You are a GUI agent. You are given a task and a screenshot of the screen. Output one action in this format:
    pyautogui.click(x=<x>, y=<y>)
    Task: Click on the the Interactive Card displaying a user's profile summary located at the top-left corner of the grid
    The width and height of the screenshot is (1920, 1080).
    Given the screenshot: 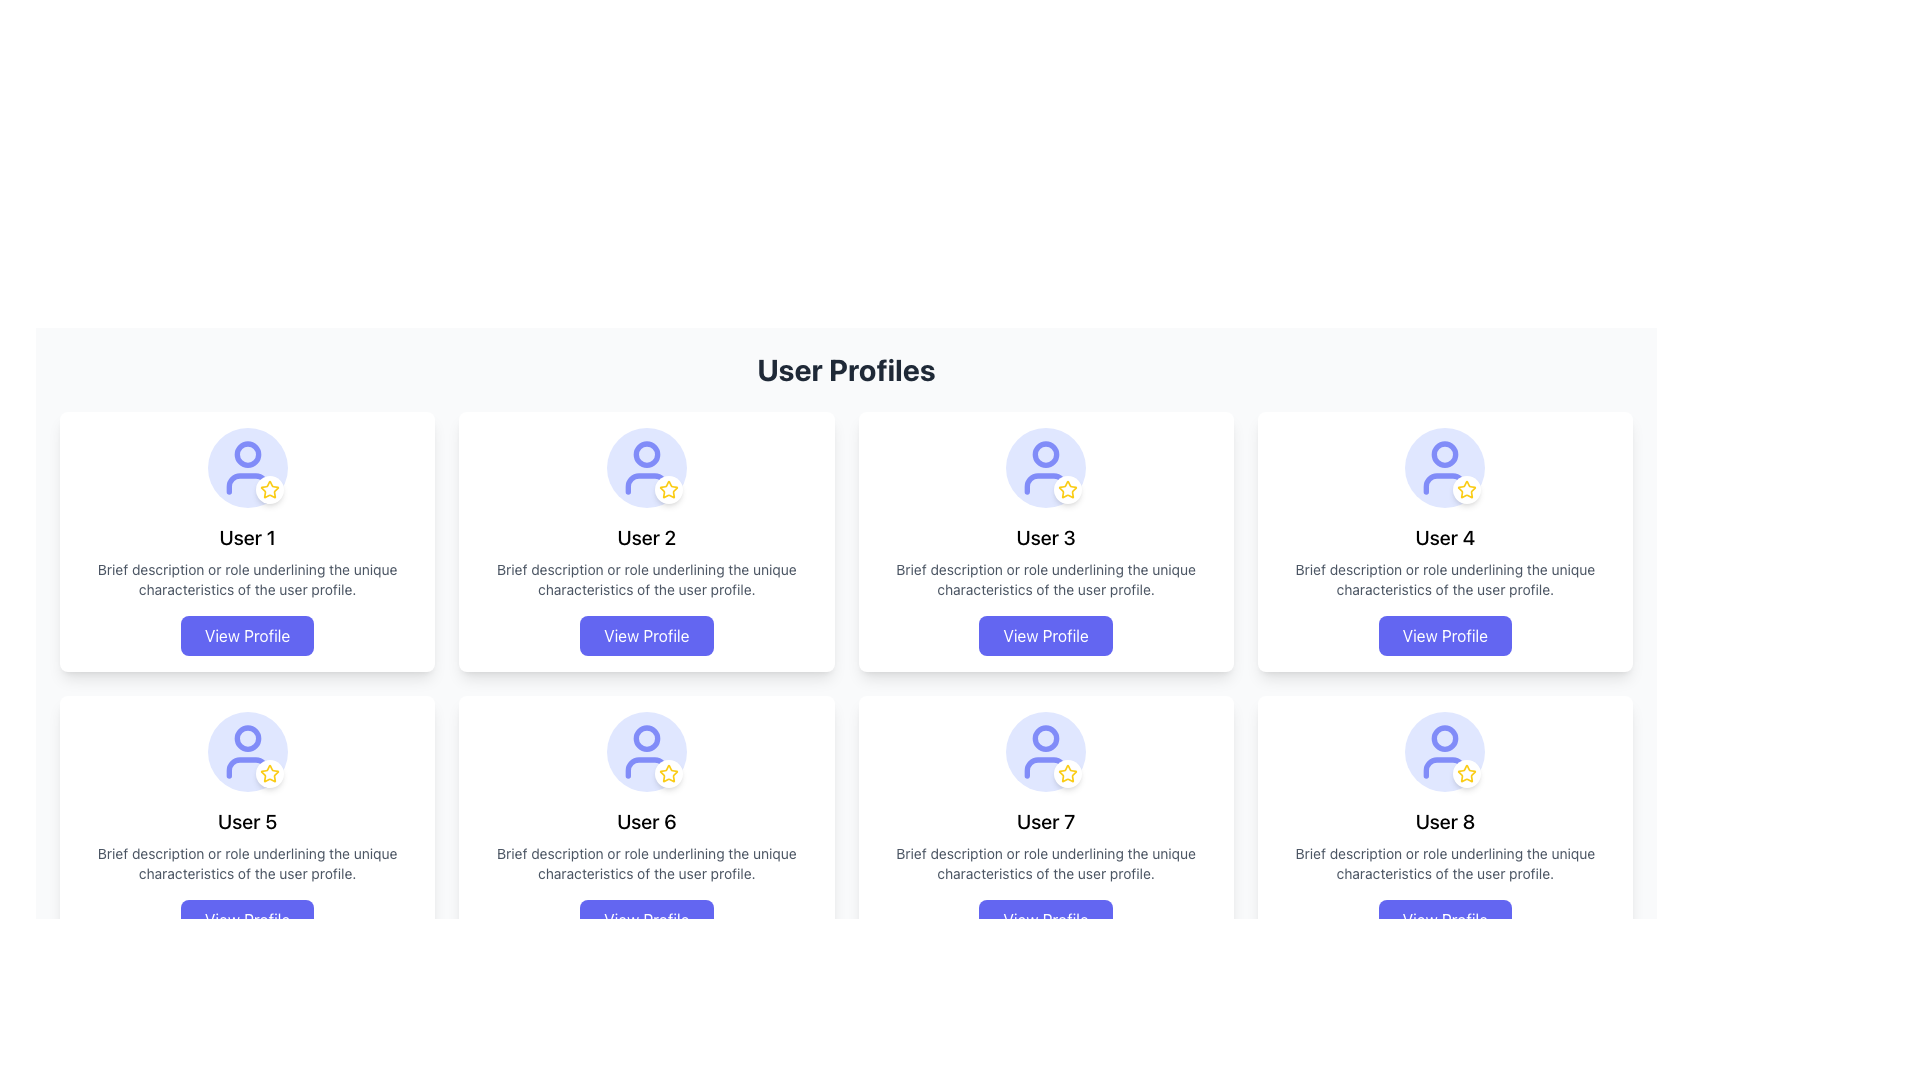 What is the action you would take?
    pyautogui.click(x=246, y=542)
    